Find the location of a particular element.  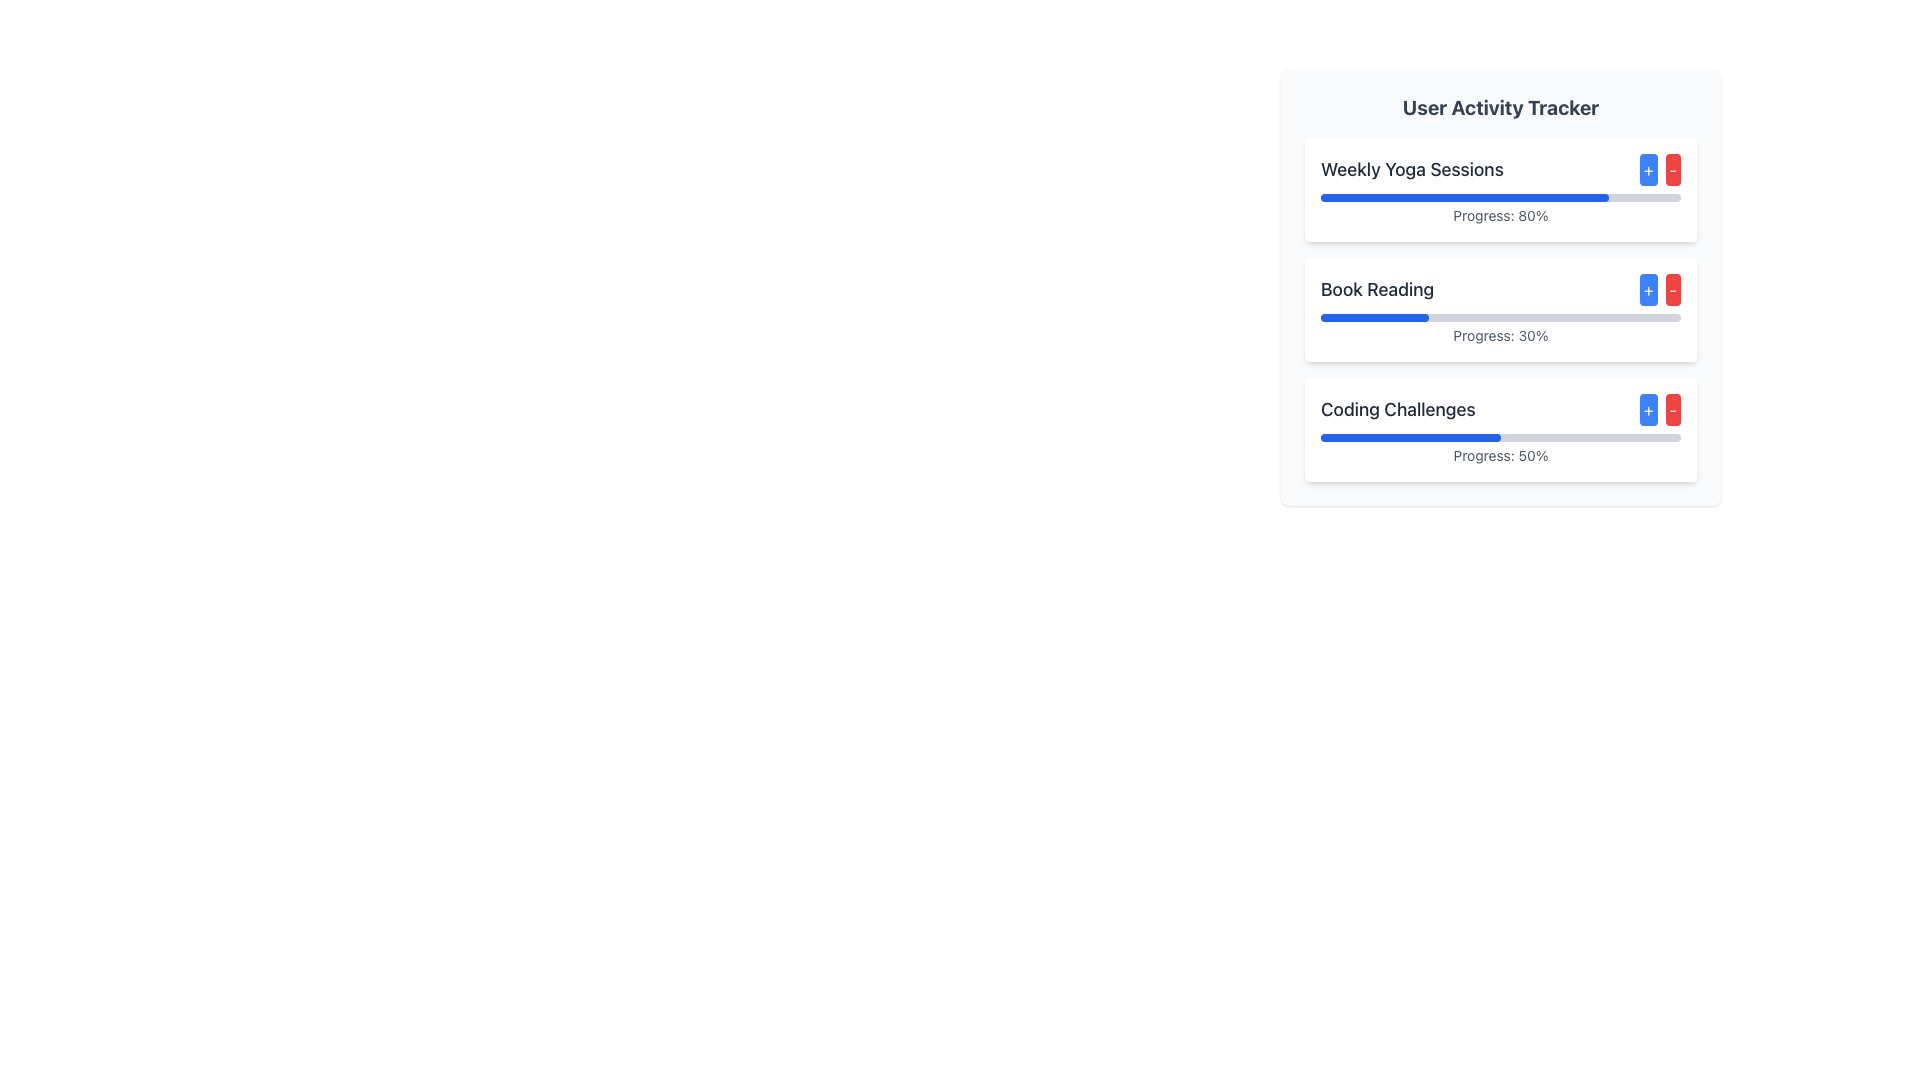

the progress bar representing the completion level of the 'Book Reading' activity, which shows 30% progress is located at coordinates (1501, 316).